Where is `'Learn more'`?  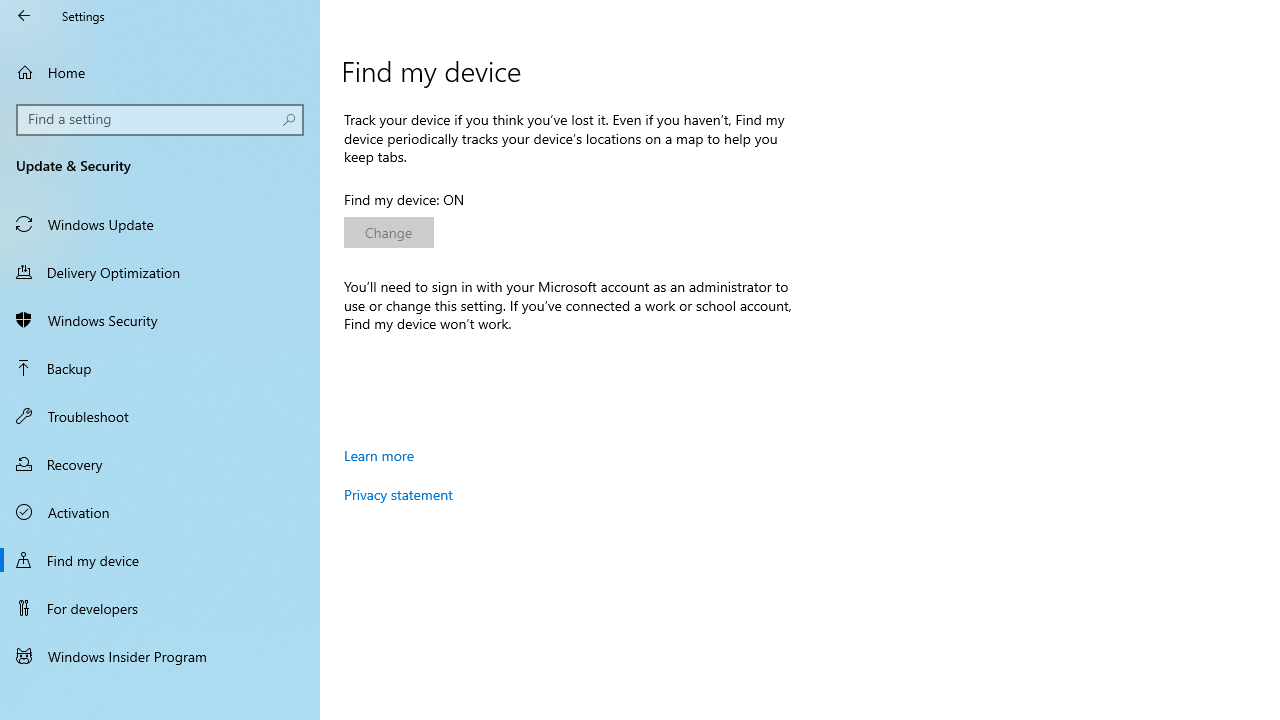
'Learn more' is located at coordinates (379, 455).